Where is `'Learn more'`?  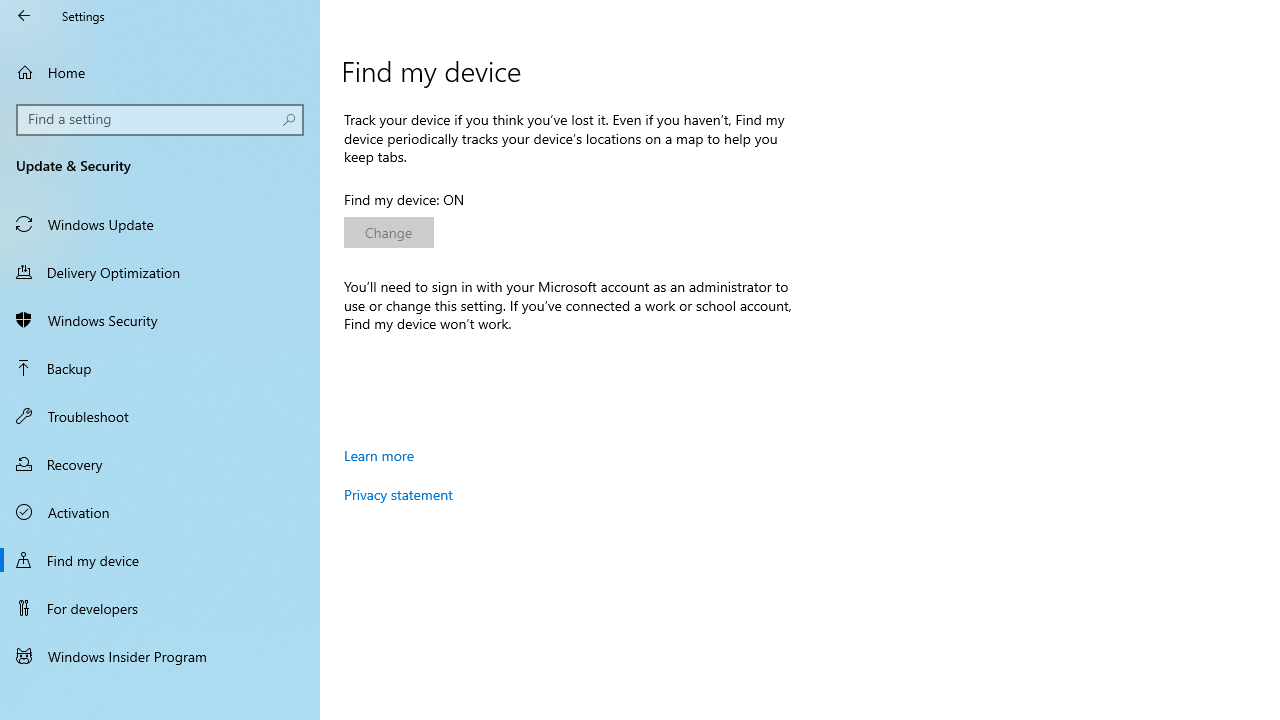
'Learn more' is located at coordinates (379, 455).